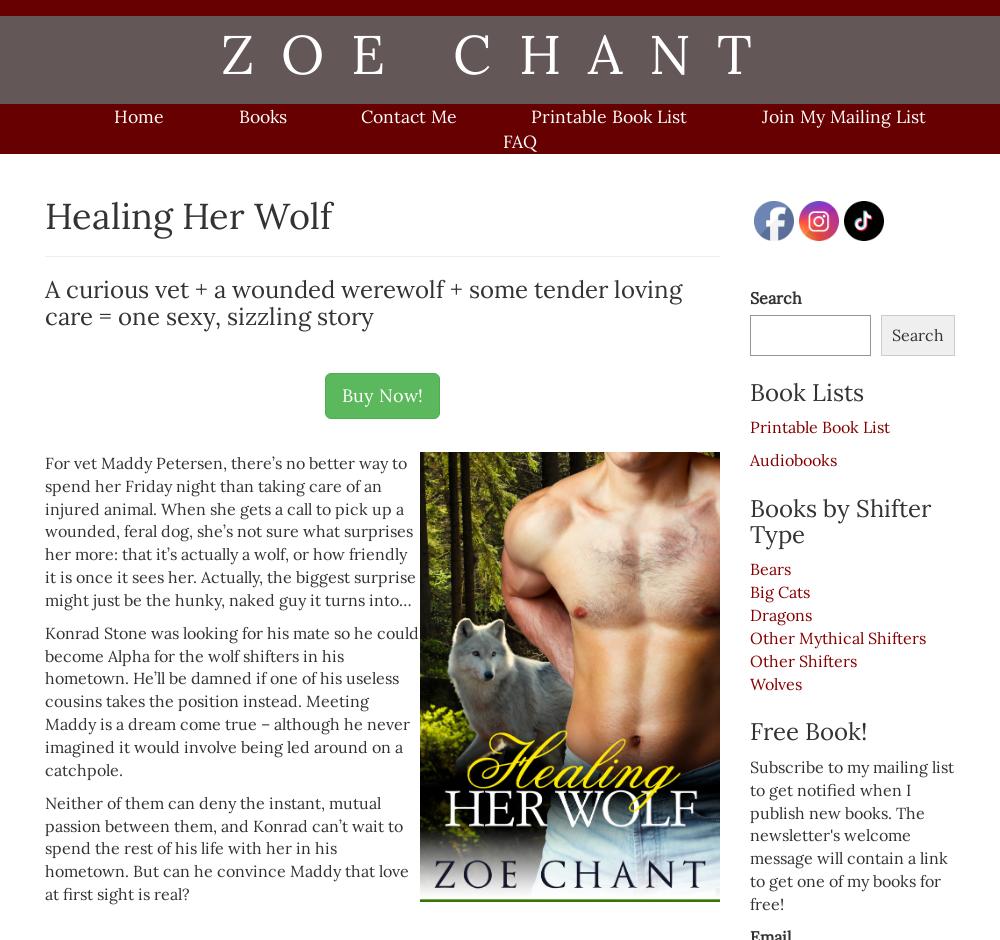 The height and width of the screenshot is (940, 1000). What do you see at coordinates (851, 833) in the screenshot?
I see `'Subscribe to my mailing list to get notified when I publish new books. The newsletter's welcome message will contain a link to get one of my books for free!'` at bounding box center [851, 833].